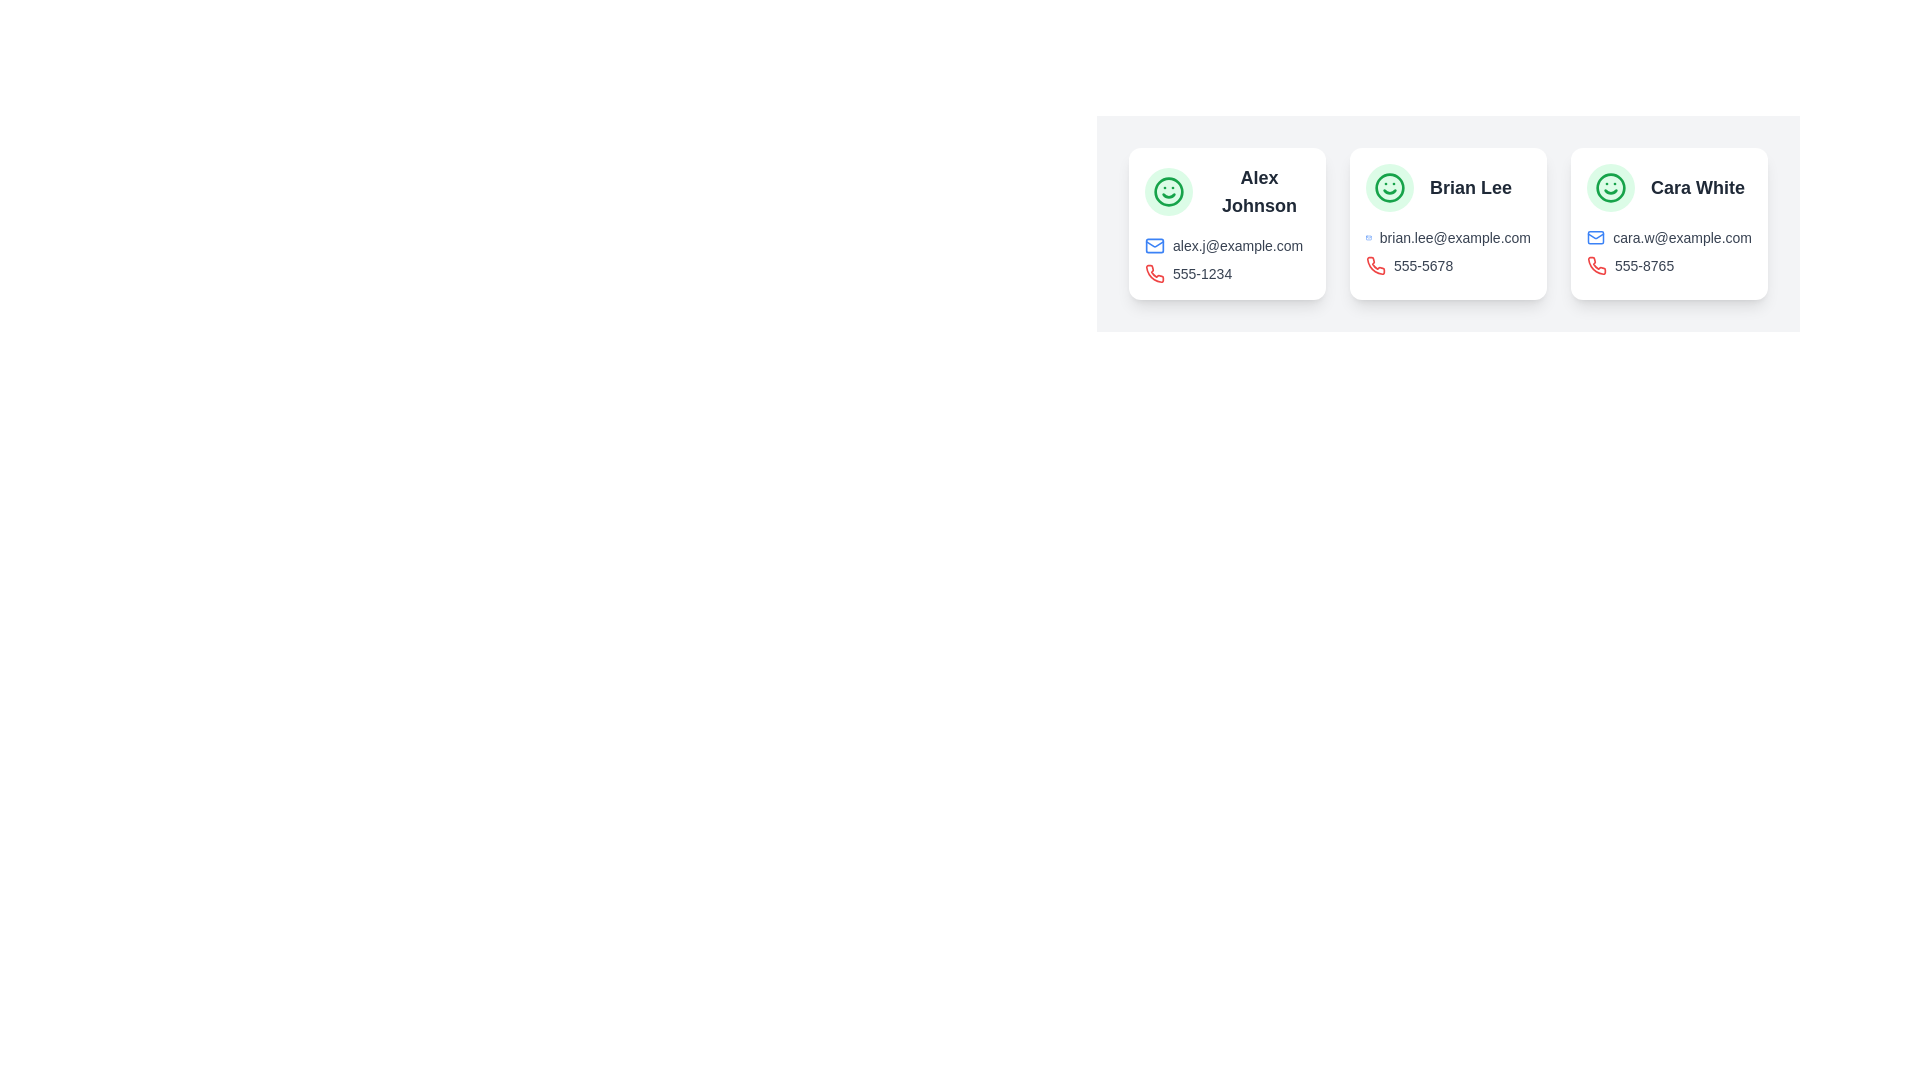 The width and height of the screenshot is (1920, 1080). What do you see at coordinates (1201, 273) in the screenshot?
I see `the static text displaying a phone number, which is styled with a small font size and gray color, located to the right of a red phone icon` at bounding box center [1201, 273].